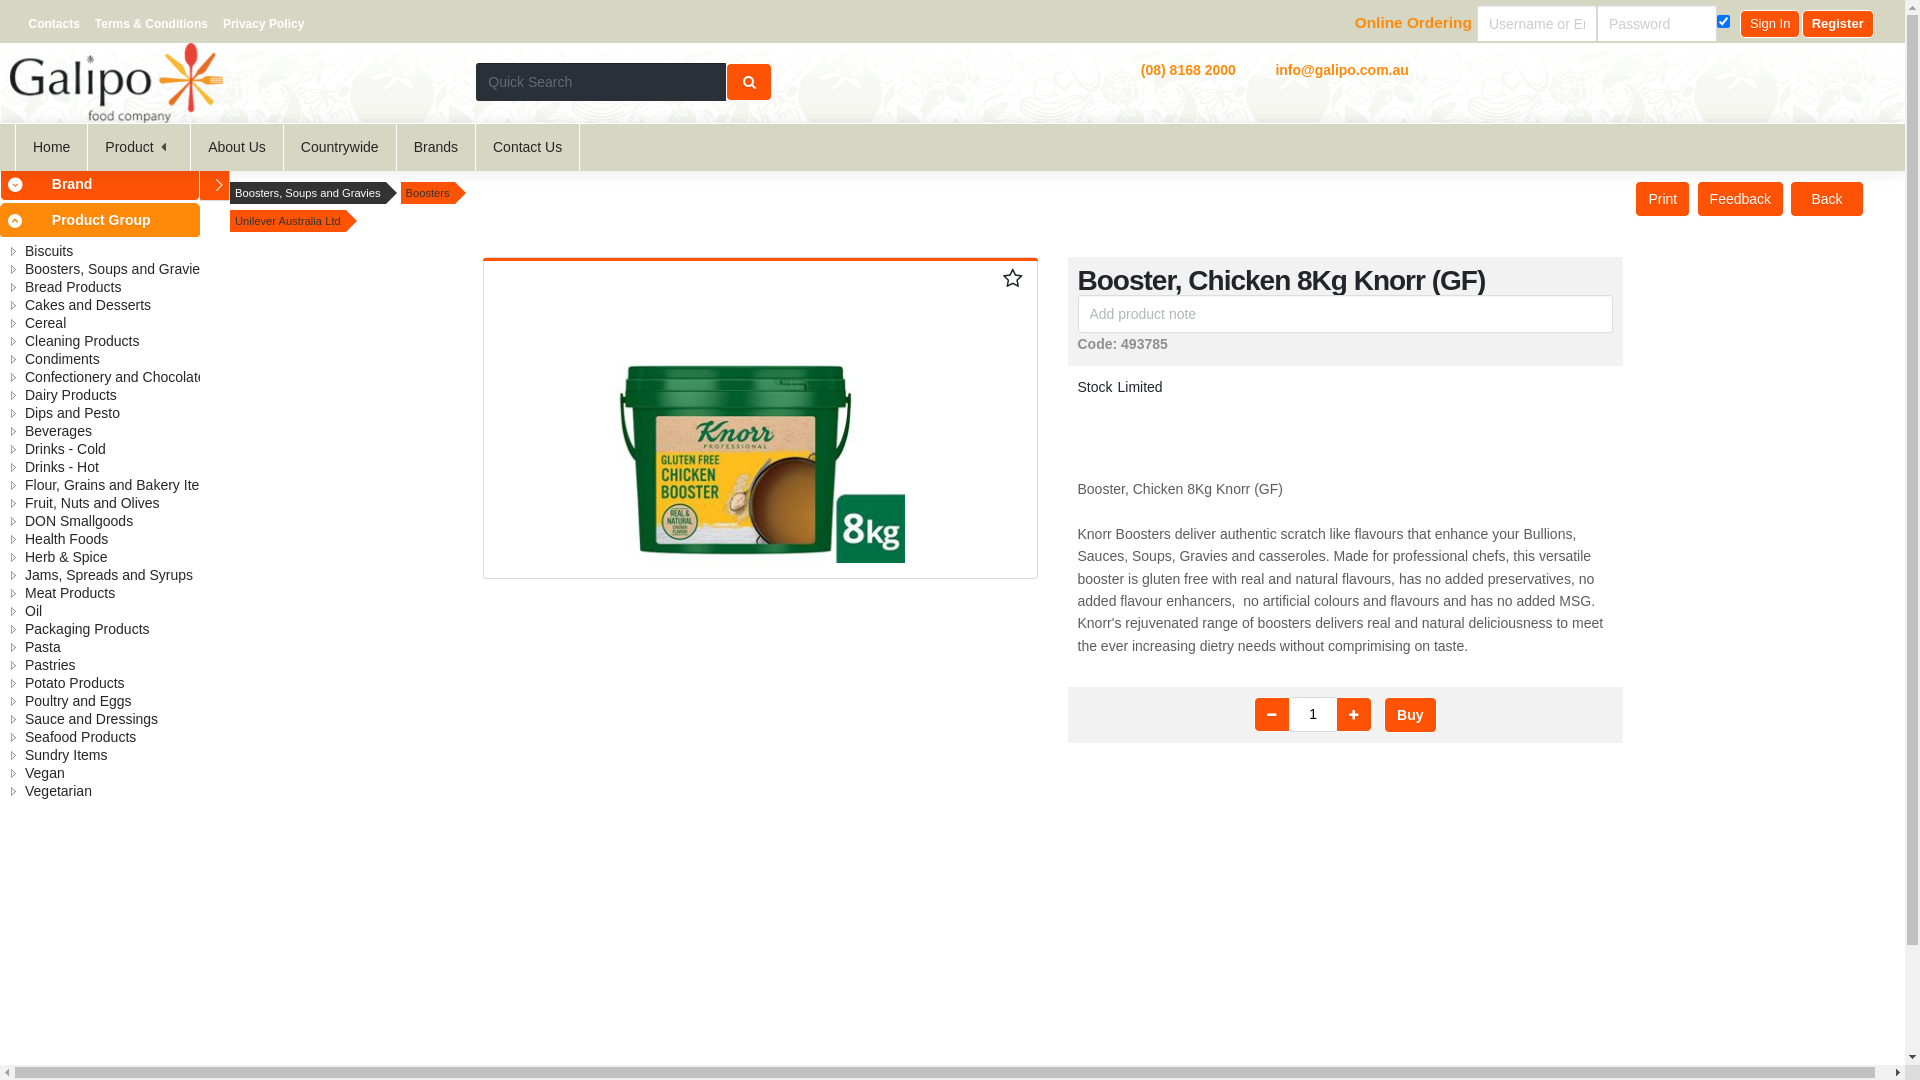 This screenshot has height=1080, width=1920. I want to click on 'Sign In', so click(1738, 23).